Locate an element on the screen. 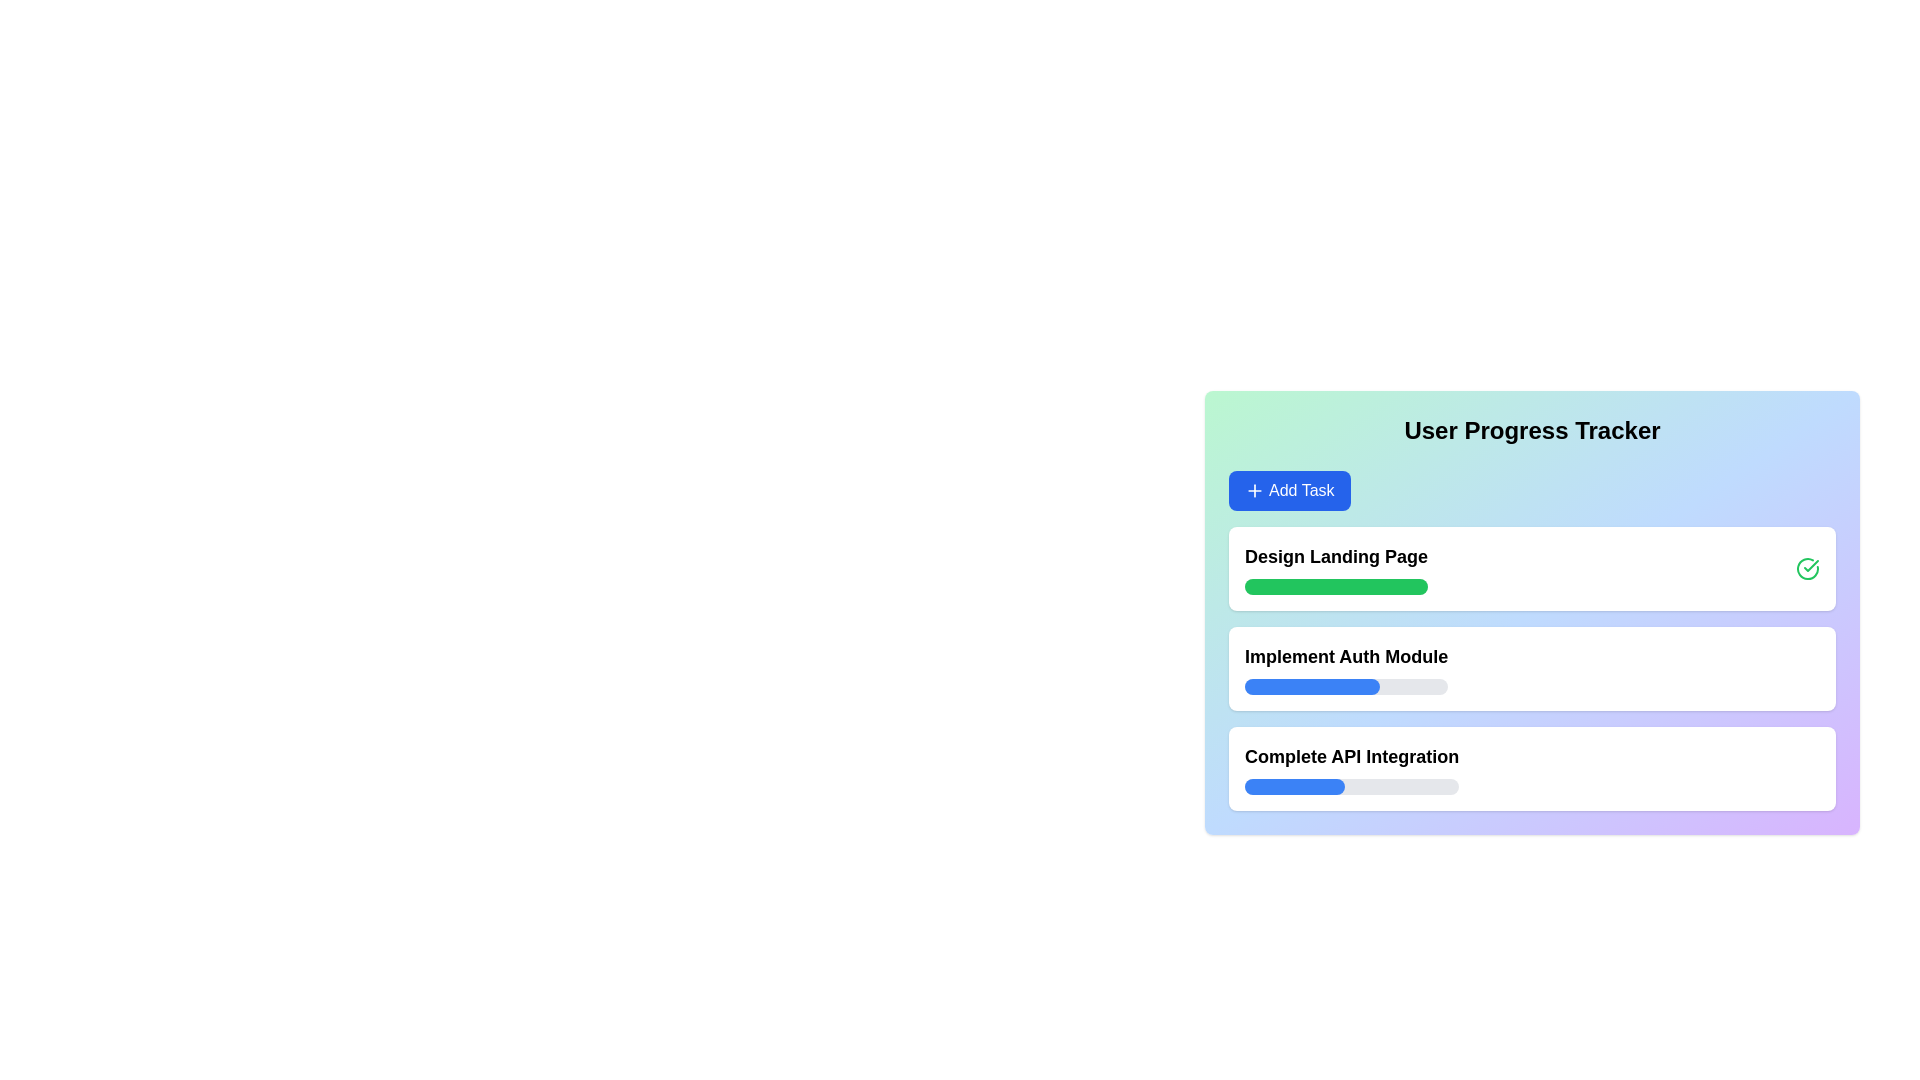 This screenshot has height=1080, width=1920. the plus icon embedded in the 'Add Task' button located at the top-left part of the user progress tracker interface is located at coordinates (1253, 490).